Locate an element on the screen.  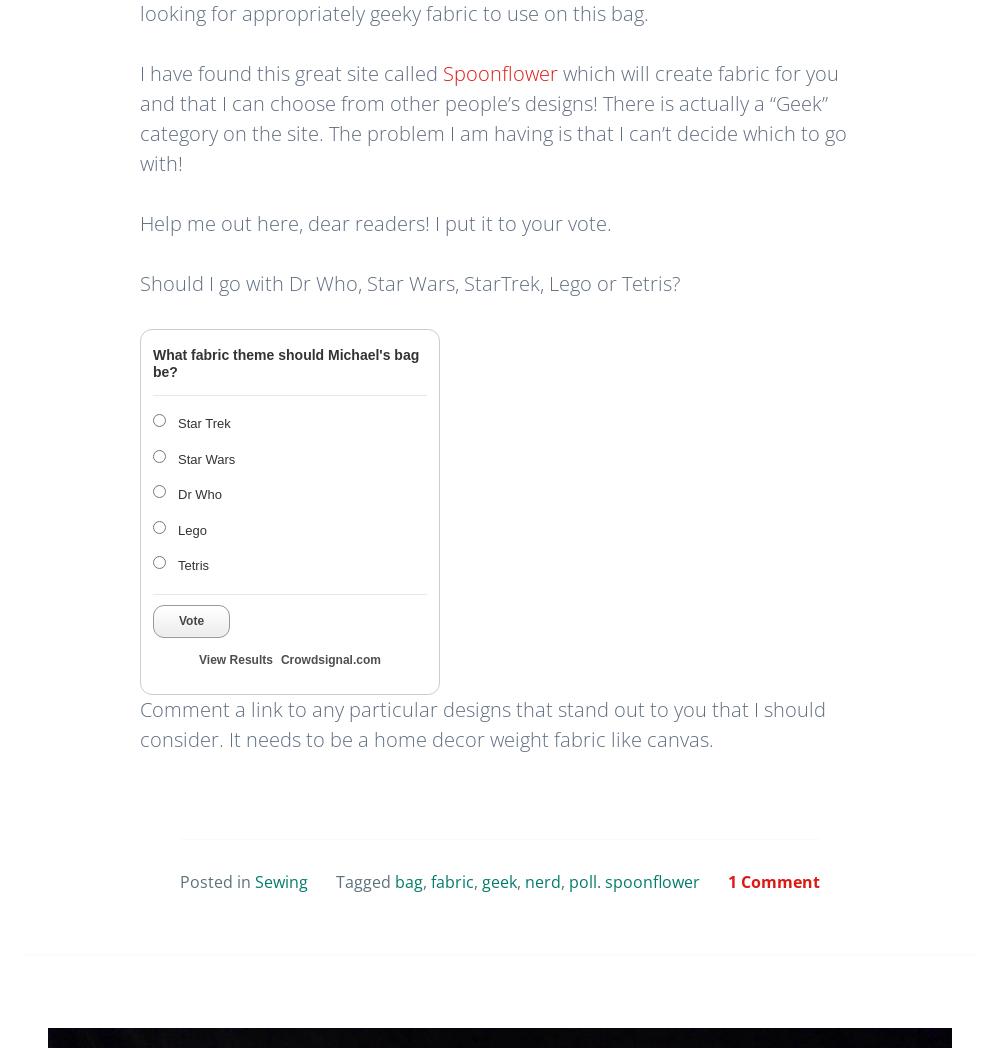
'View Results' is located at coordinates (234, 658).